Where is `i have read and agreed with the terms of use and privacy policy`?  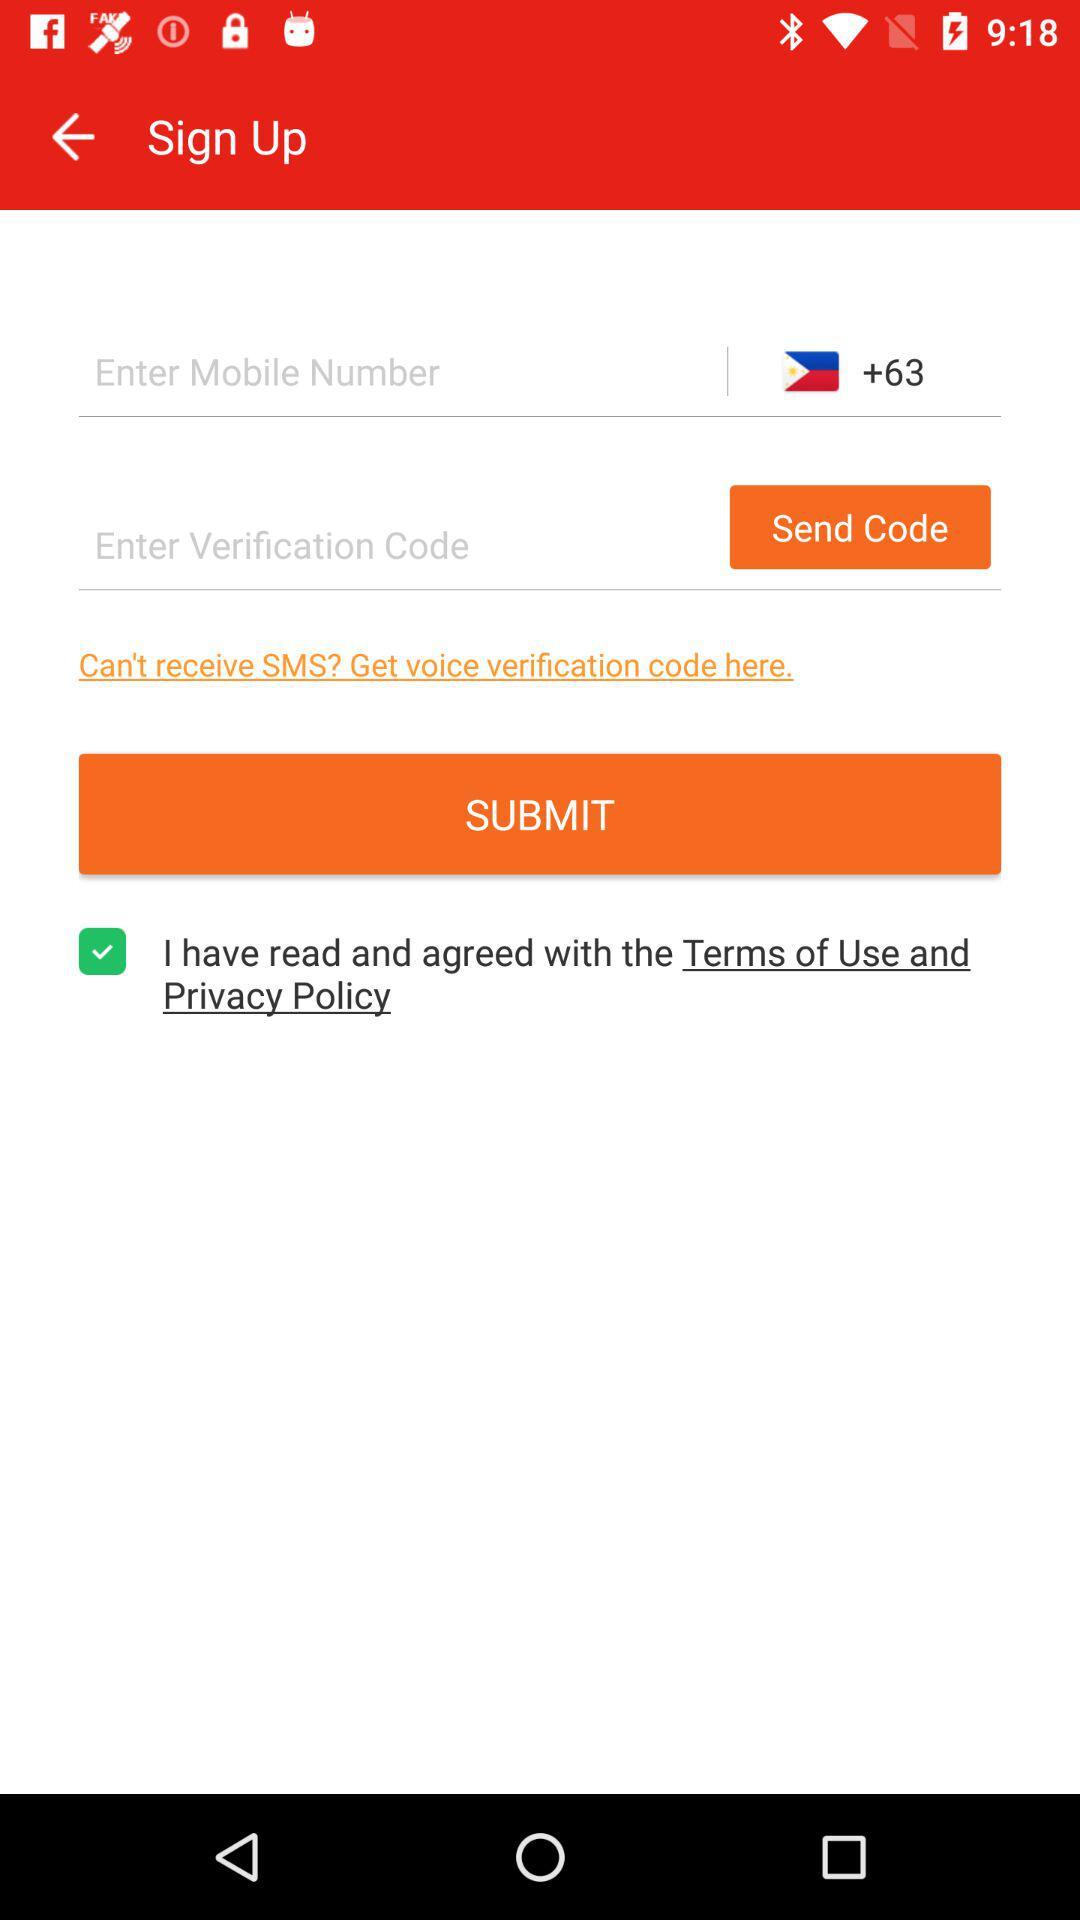 i have read and agreed with the terms of use and privacy policy is located at coordinates (102, 950).